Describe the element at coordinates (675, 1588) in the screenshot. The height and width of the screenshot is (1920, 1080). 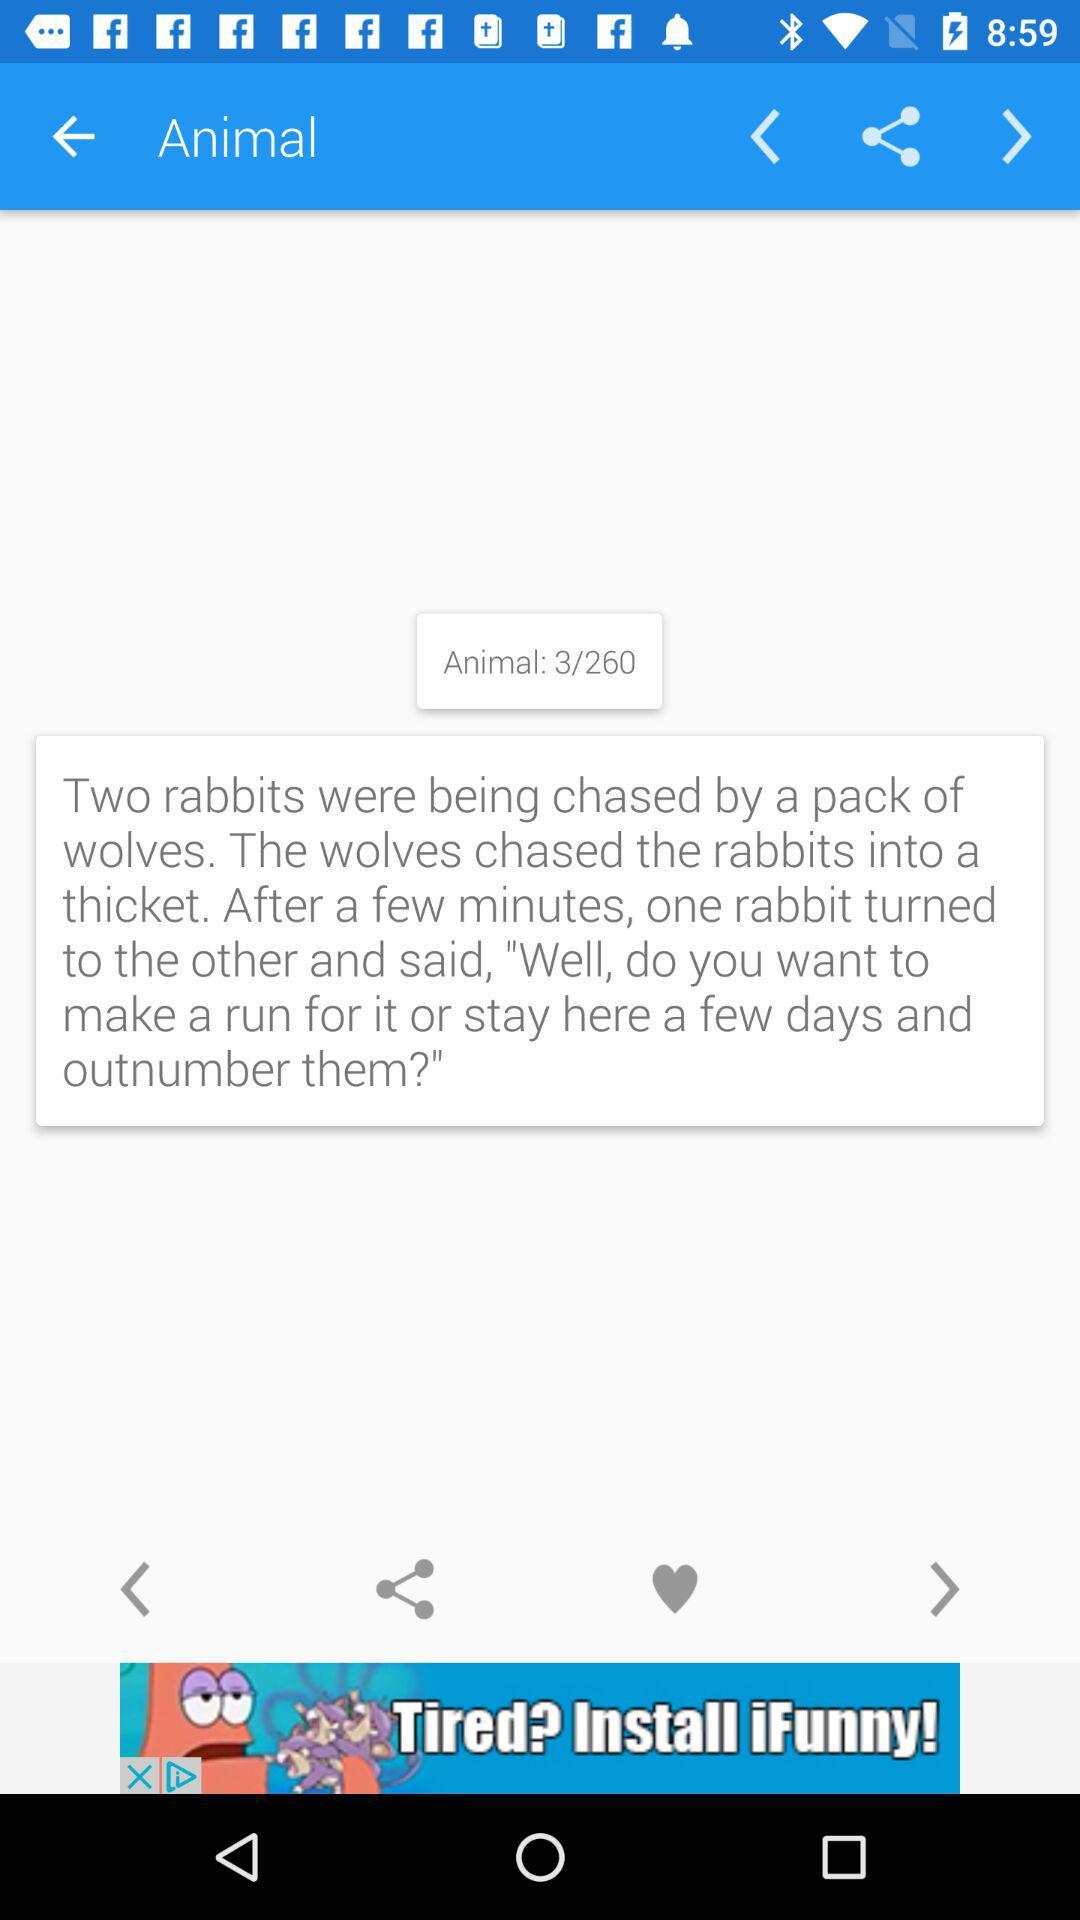
I see `to favourites` at that location.